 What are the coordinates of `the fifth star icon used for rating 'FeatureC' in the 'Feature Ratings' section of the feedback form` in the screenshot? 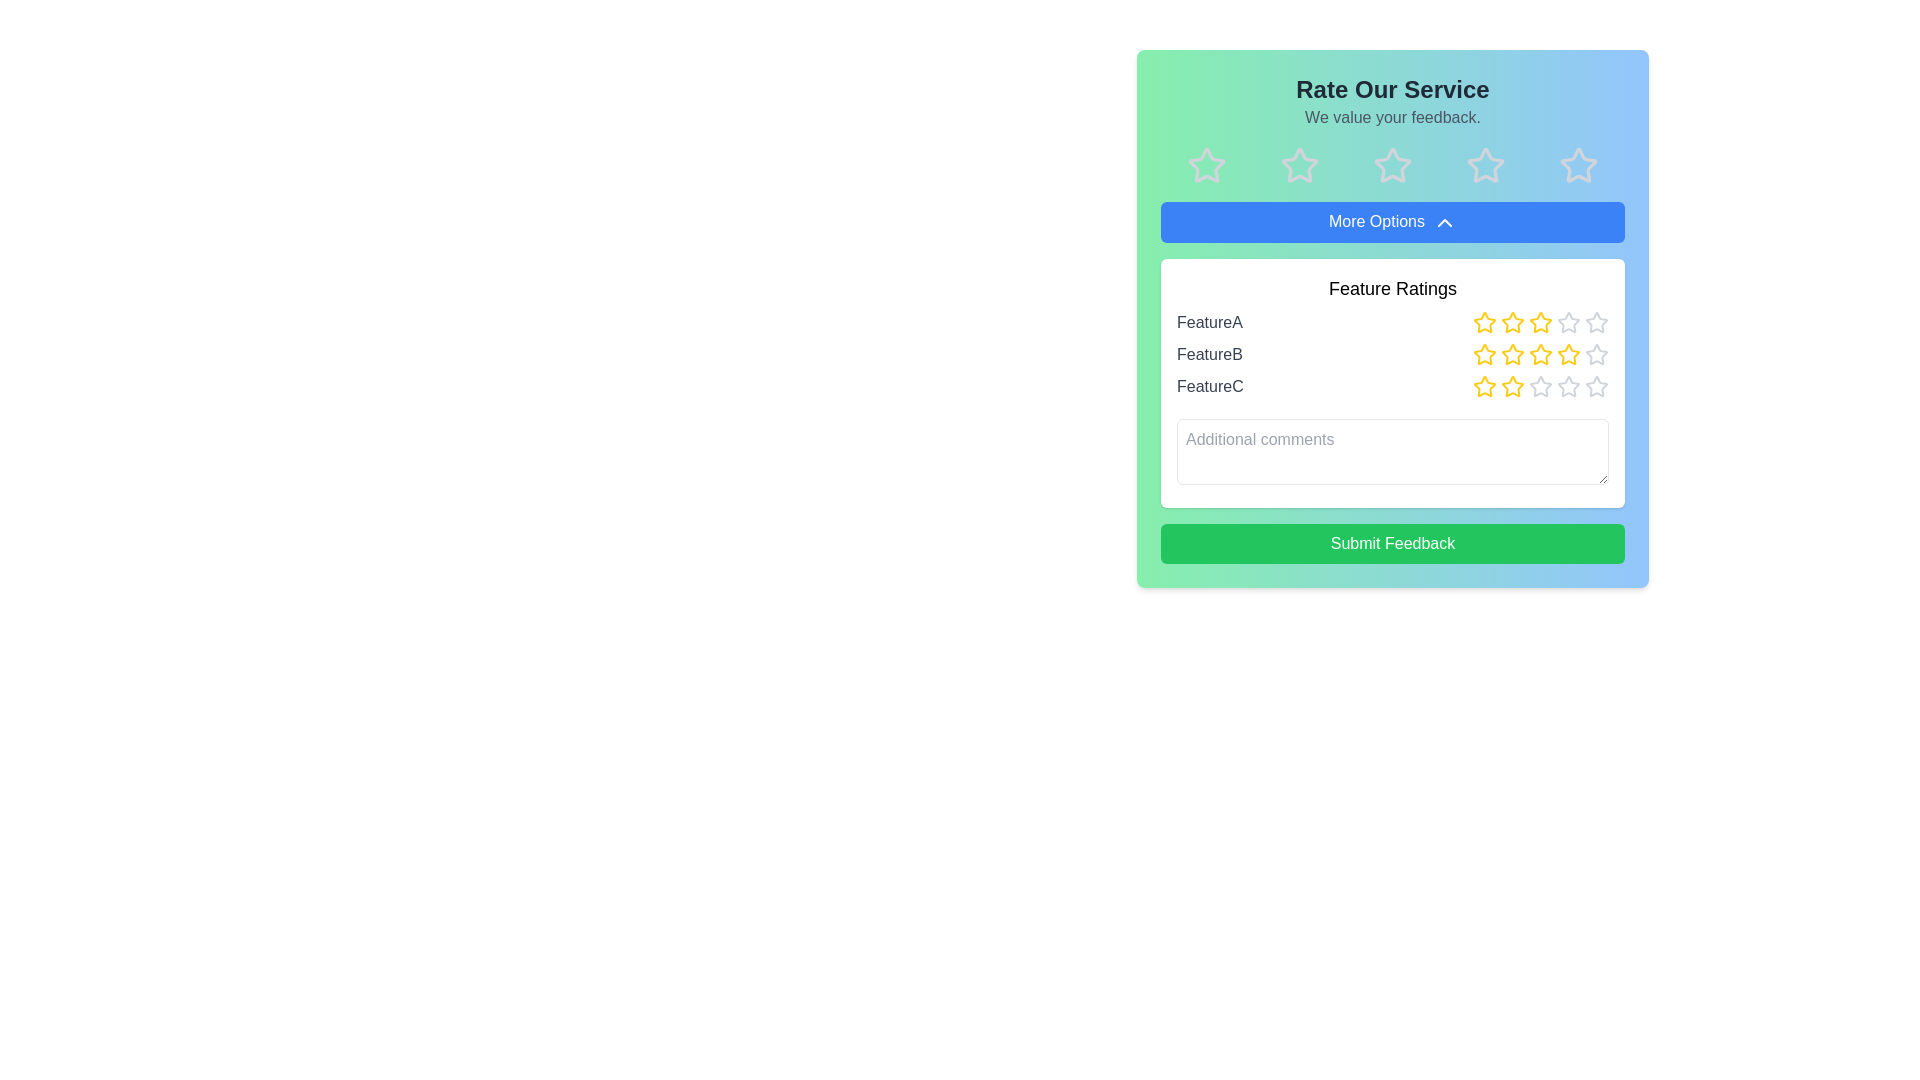 It's located at (1596, 386).